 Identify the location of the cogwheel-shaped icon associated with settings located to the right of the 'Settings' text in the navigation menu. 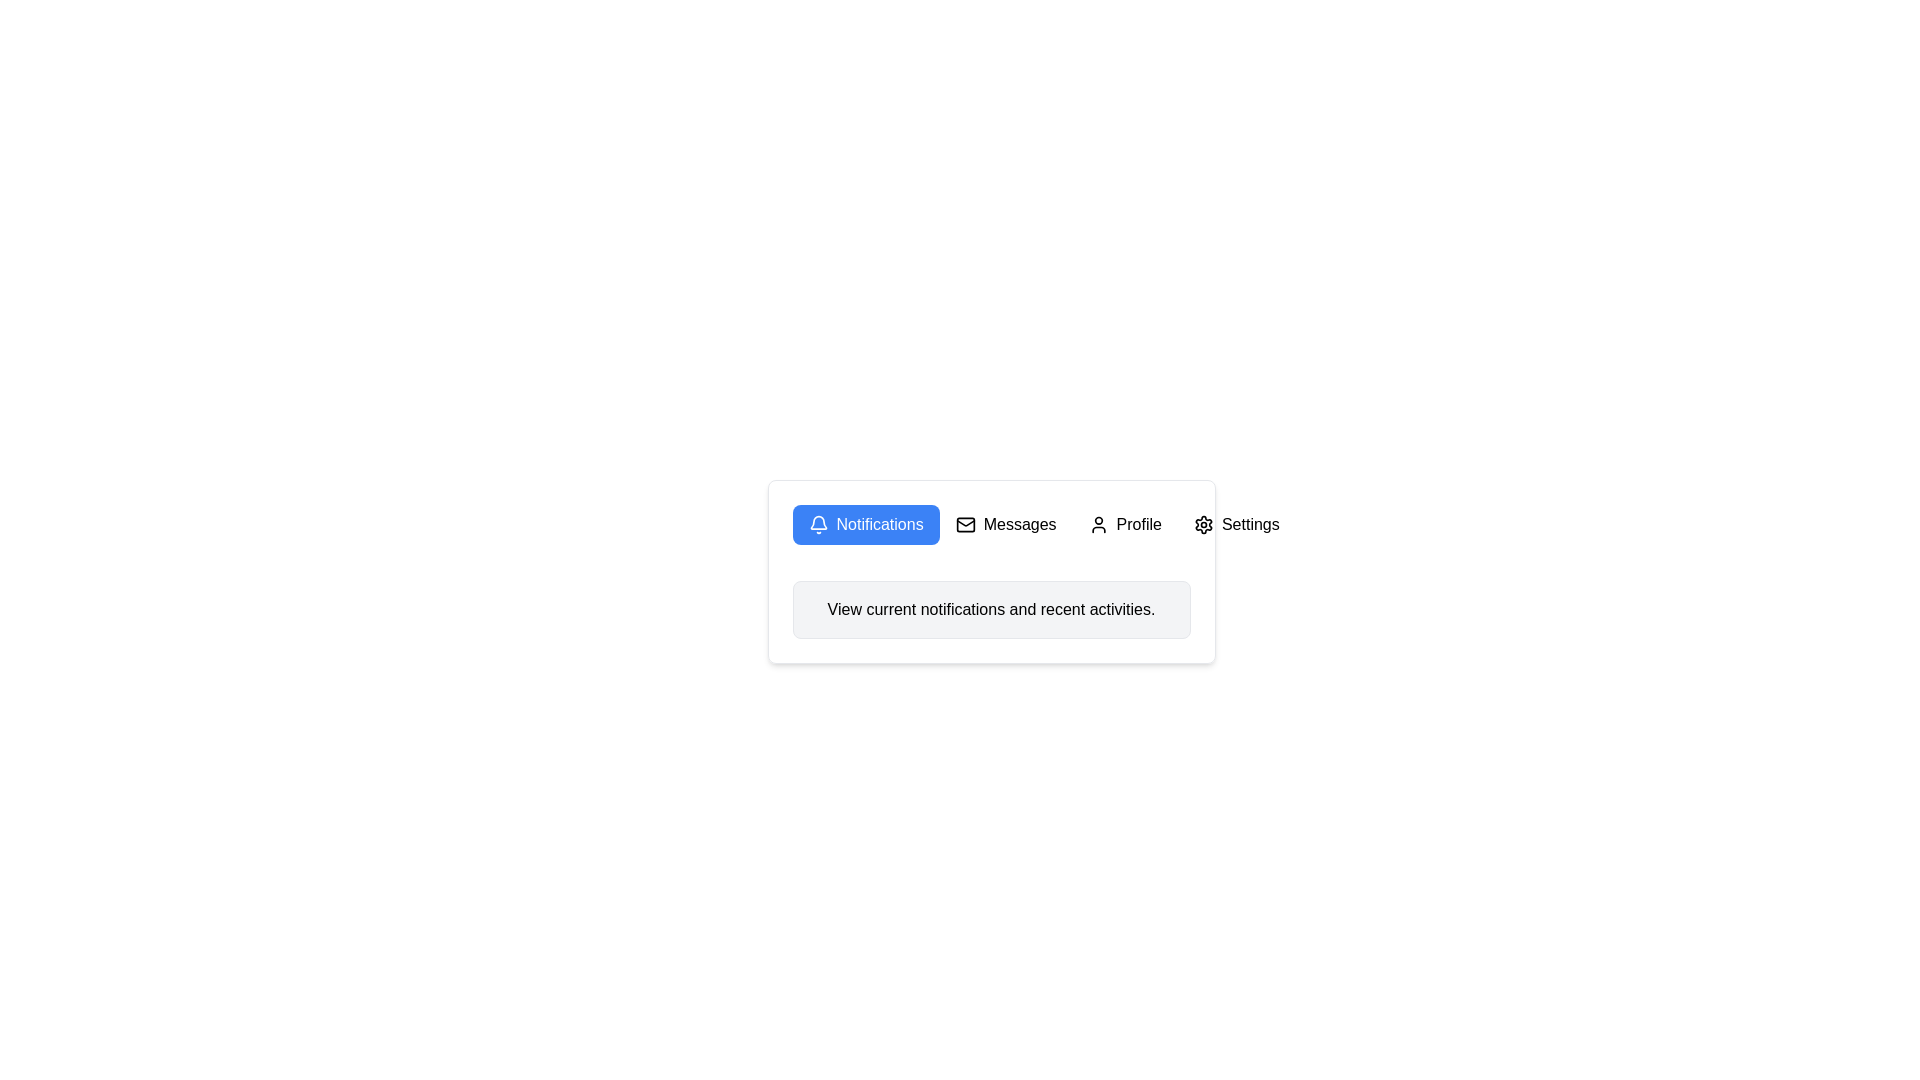
(1203, 523).